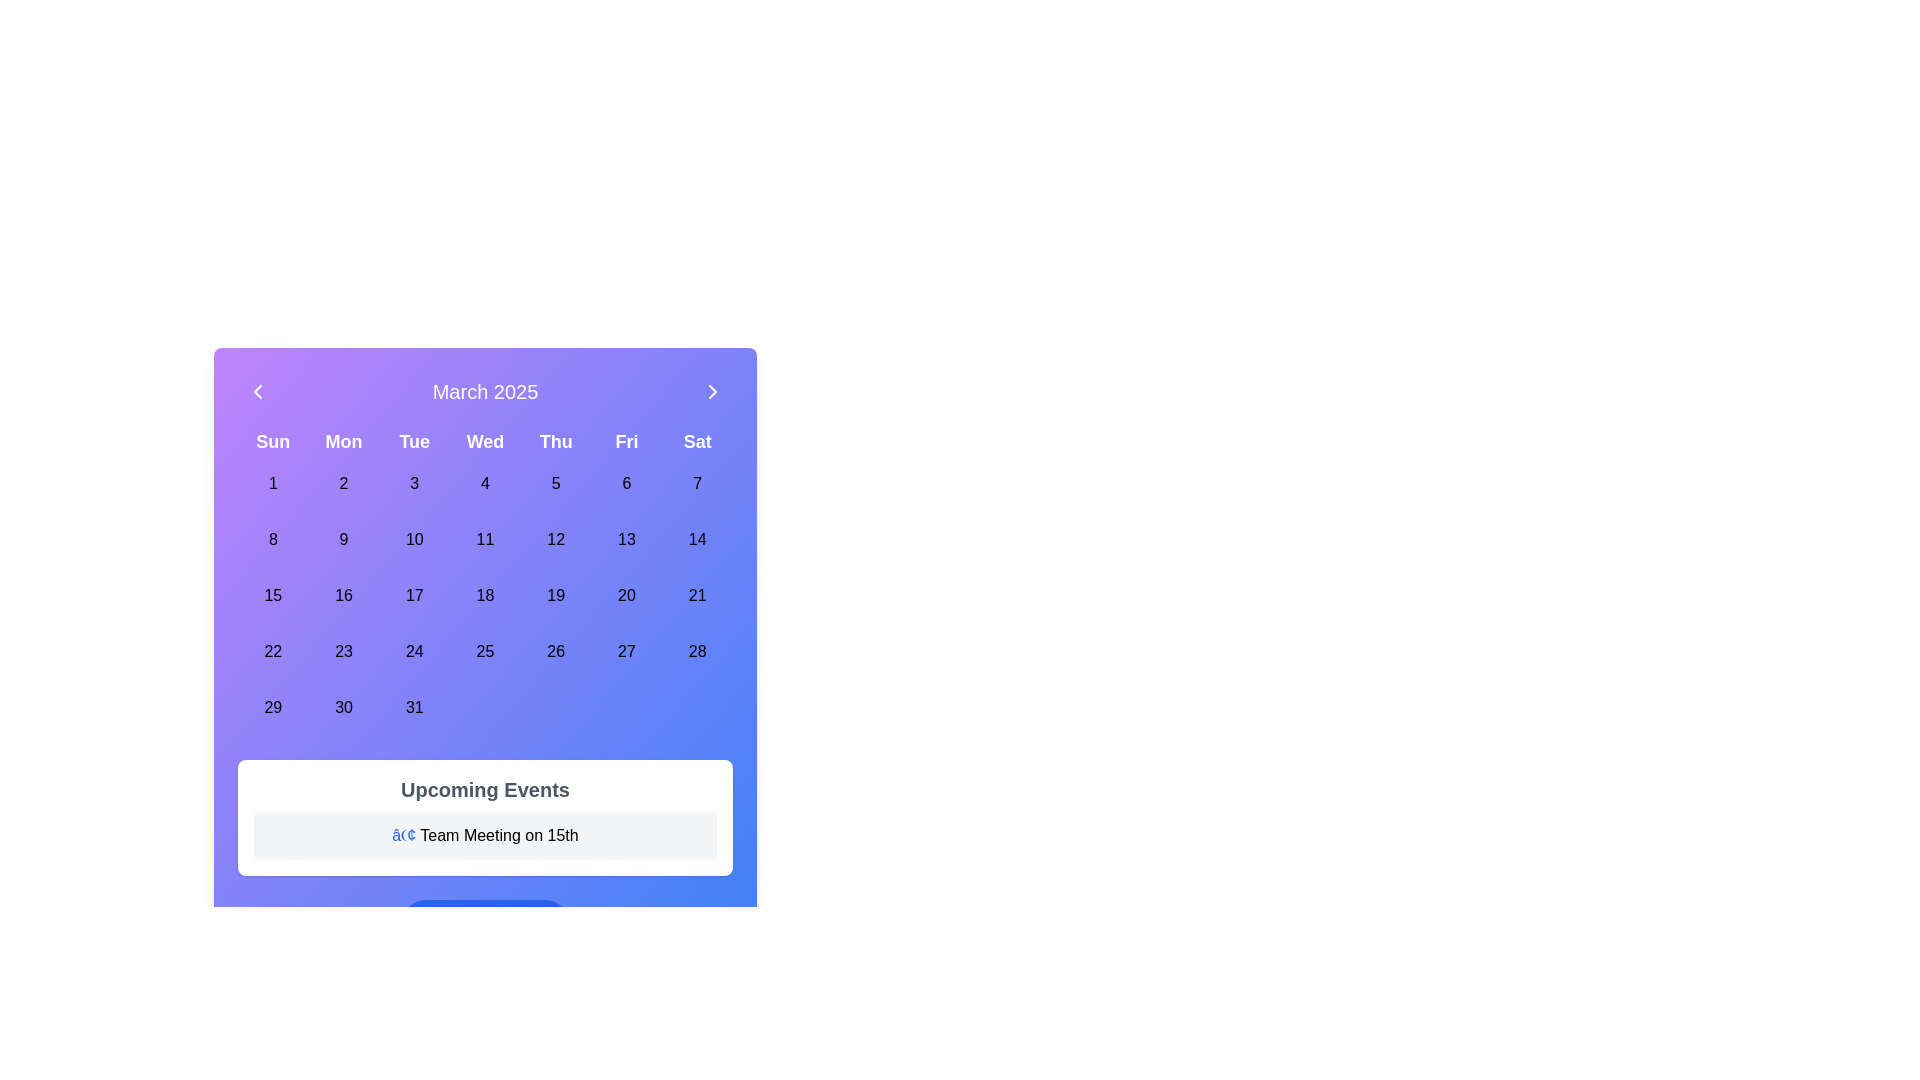  What do you see at coordinates (272, 483) in the screenshot?
I see `the button representing the first day of the month in the calendar to trigger hover effects` at bounding box center [272, 483].